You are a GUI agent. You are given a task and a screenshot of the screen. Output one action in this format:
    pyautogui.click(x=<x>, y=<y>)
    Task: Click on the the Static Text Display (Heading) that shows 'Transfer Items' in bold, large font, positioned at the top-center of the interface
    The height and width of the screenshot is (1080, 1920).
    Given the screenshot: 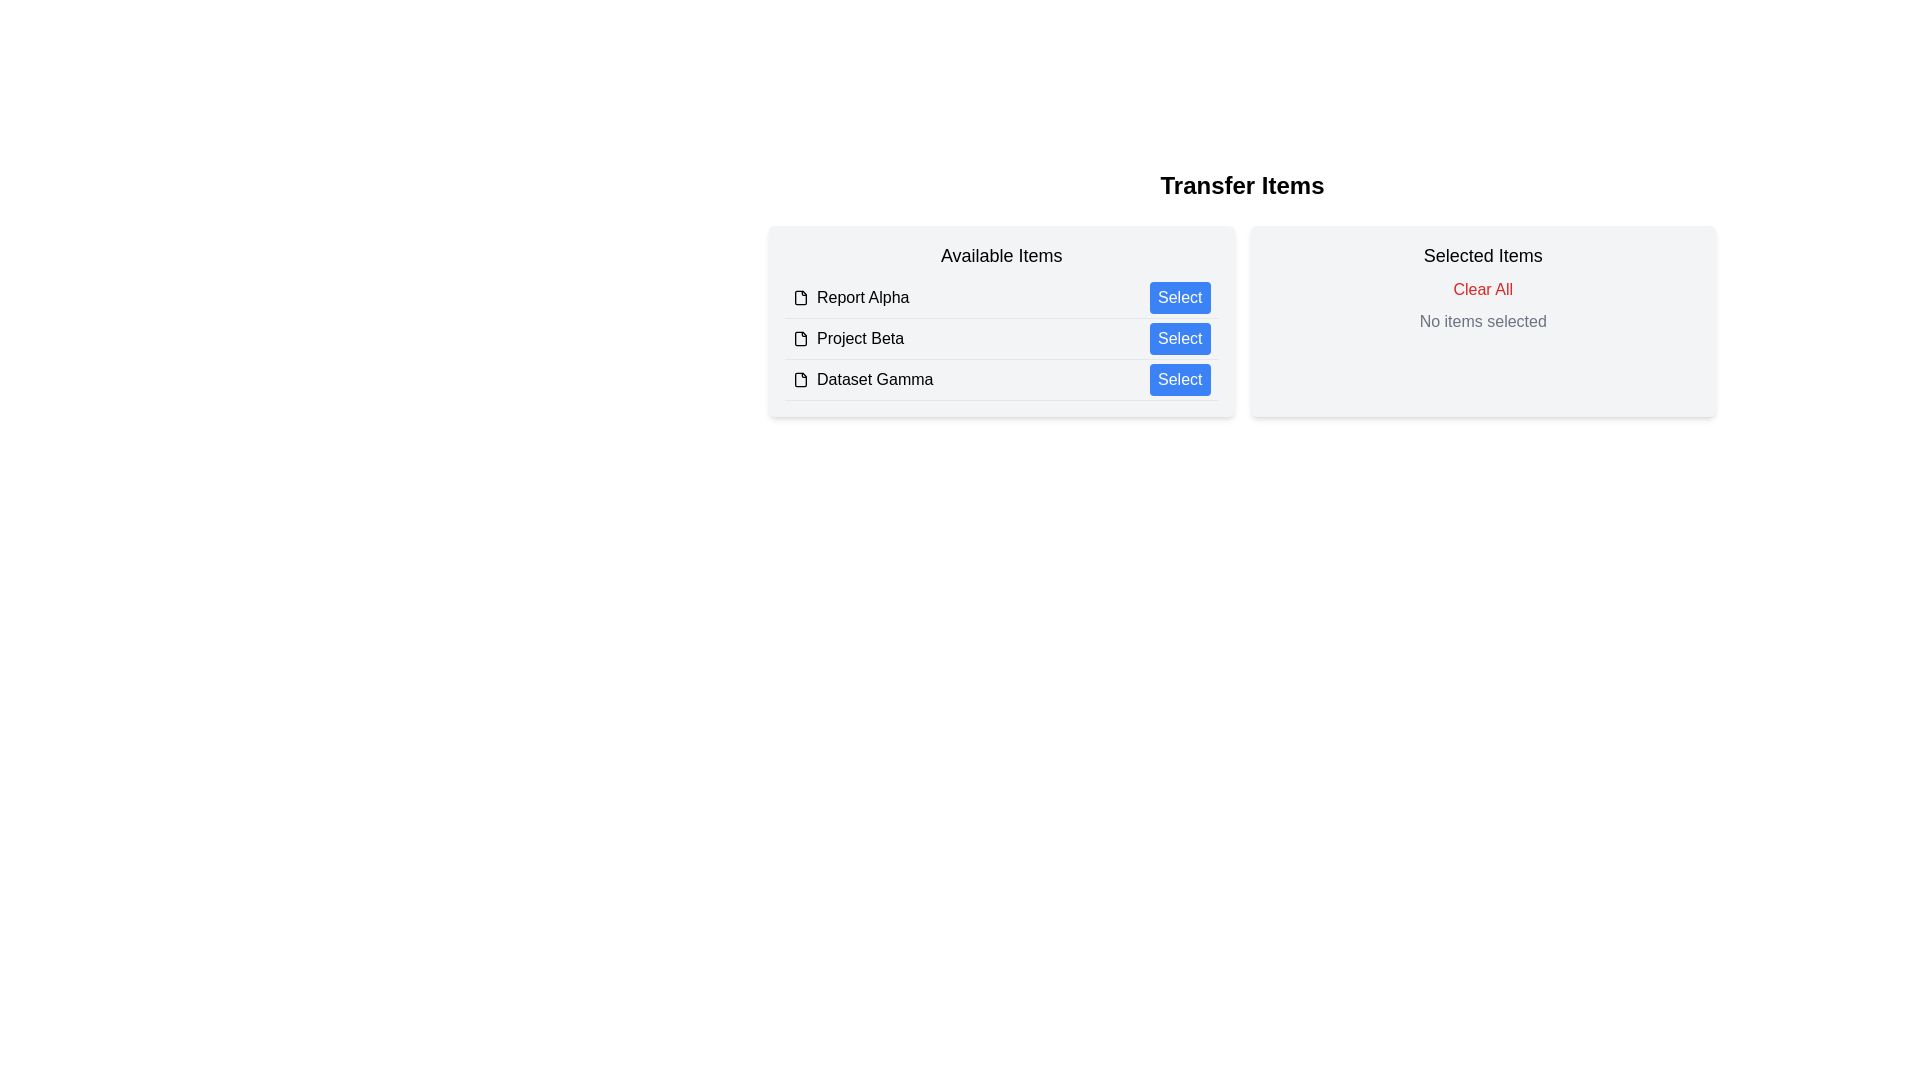 What is the action you would take?
    pyautogui.click(x=1241, y=185)
    